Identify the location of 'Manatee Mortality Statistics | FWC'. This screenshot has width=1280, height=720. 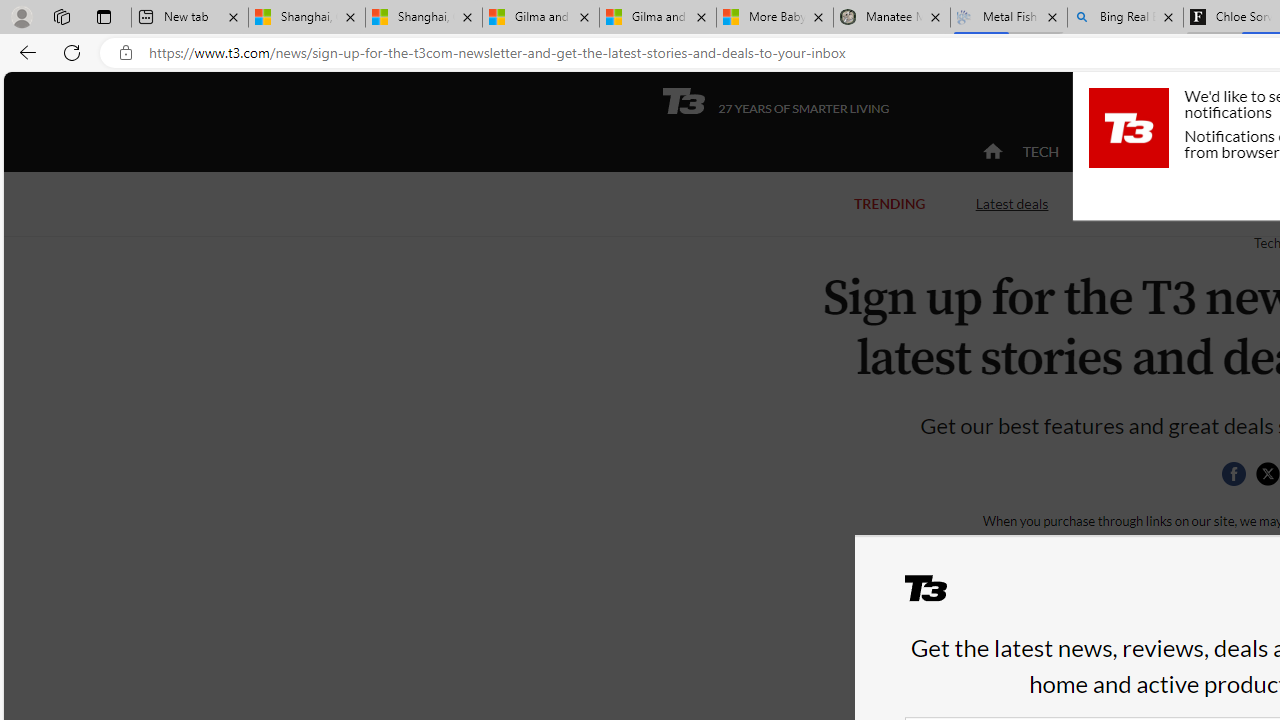
(891, 17).